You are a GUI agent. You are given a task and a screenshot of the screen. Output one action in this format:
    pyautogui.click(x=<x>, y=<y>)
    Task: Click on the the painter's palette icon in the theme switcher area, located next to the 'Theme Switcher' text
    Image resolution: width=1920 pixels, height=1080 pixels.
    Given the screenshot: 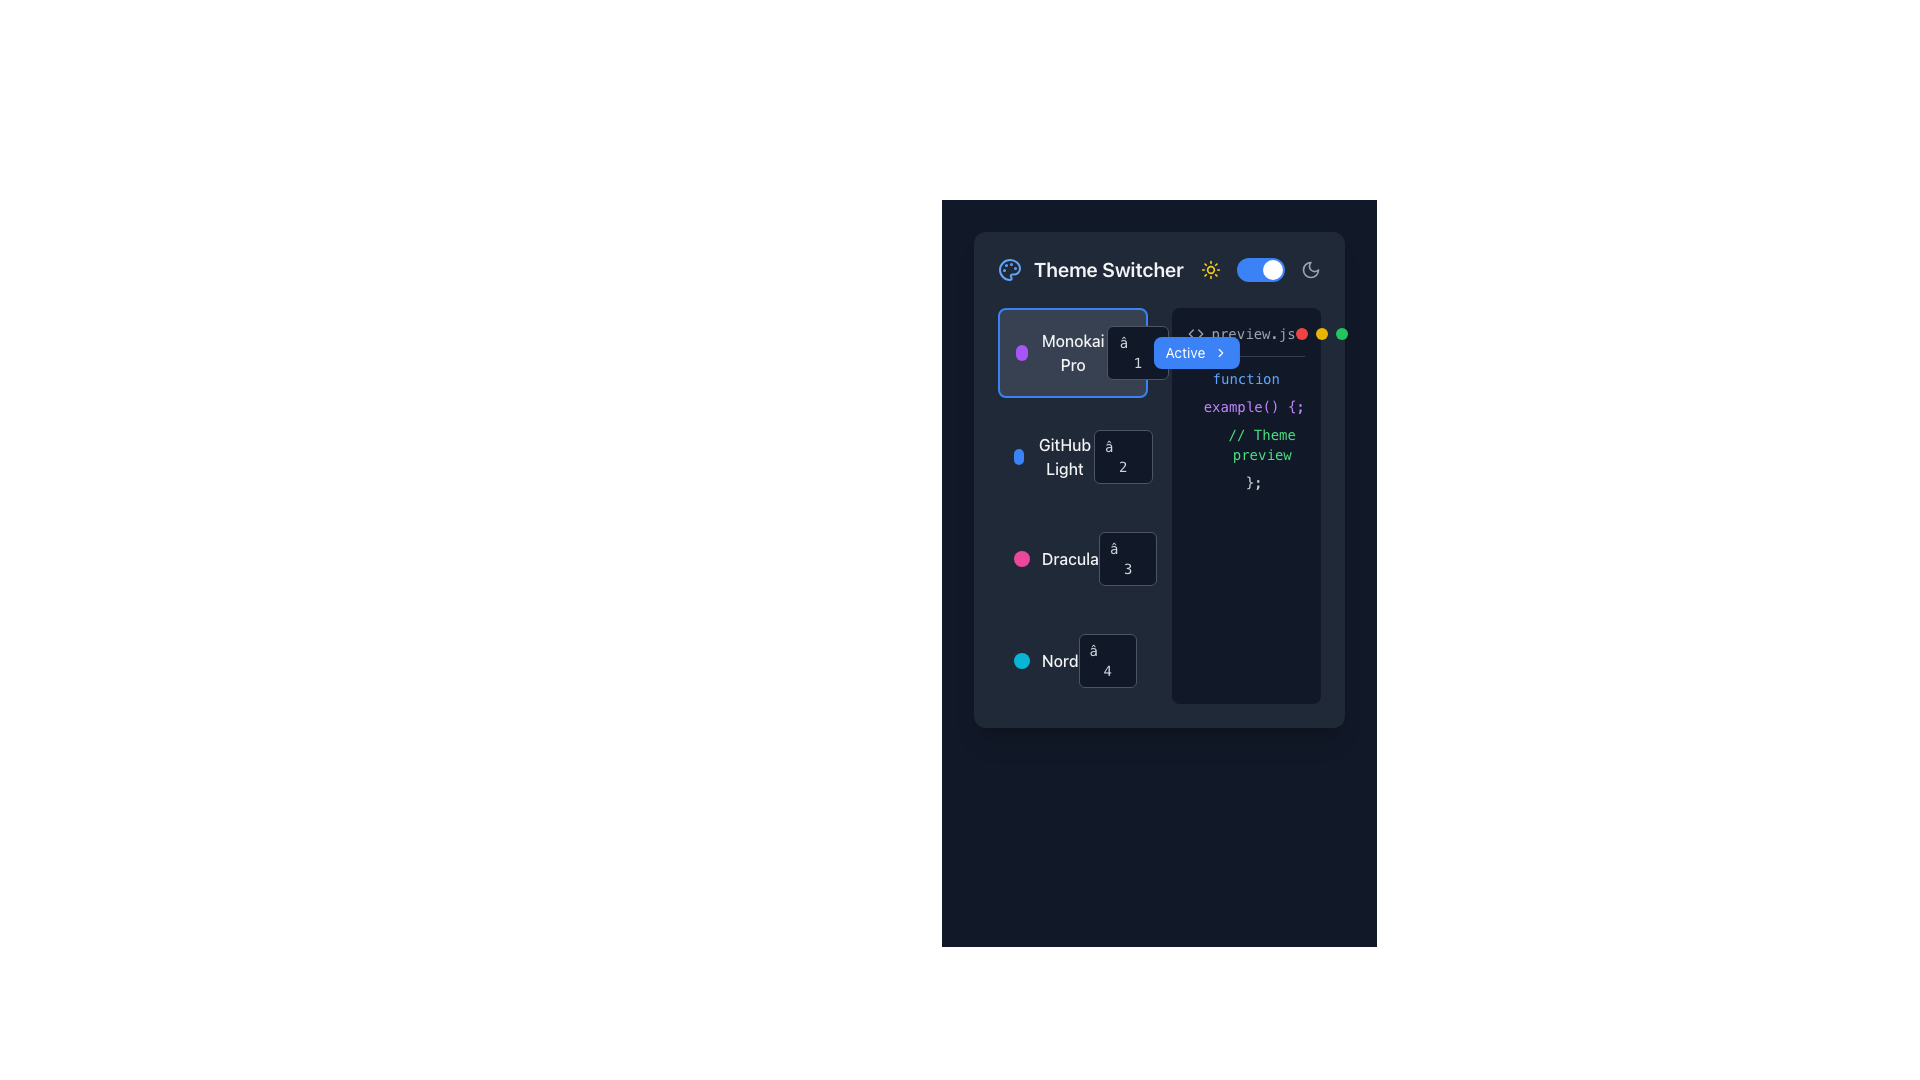 What is the action you would take?
    pyautogui.click(x=1009, y=270)
    